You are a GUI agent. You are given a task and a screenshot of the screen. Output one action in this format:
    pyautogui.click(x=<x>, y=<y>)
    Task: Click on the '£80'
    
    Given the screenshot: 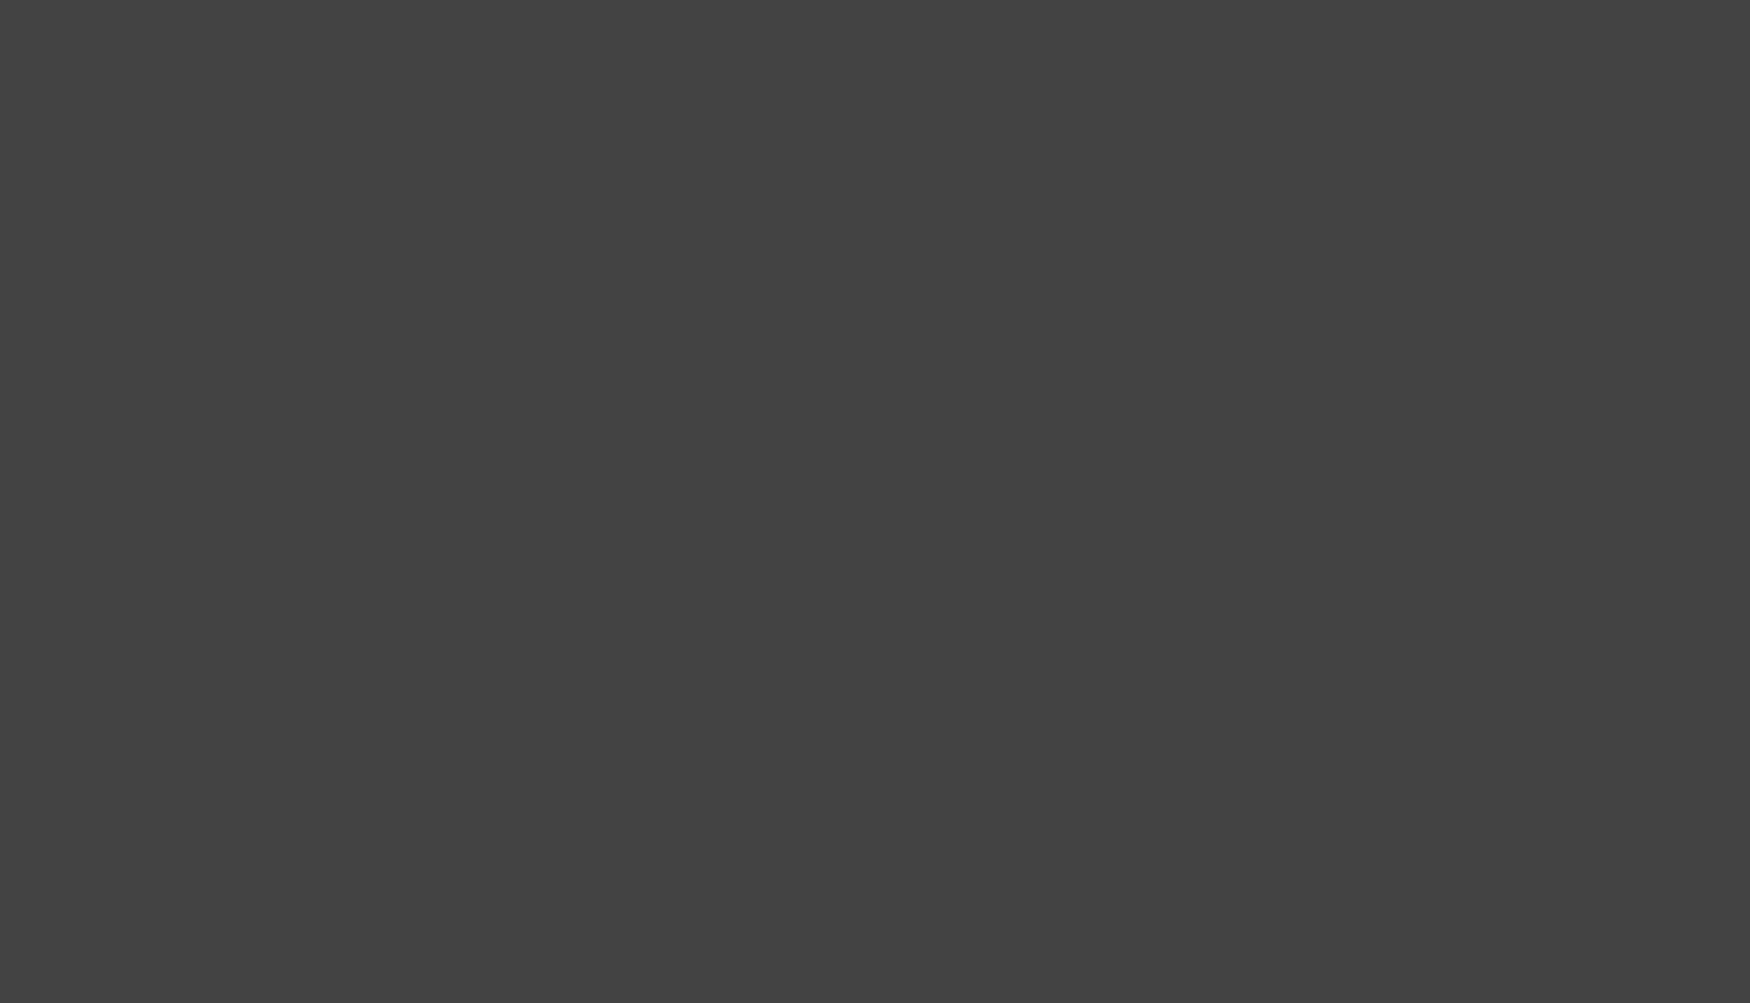 What is the action you would take?
    pyautogui.click(x=1356, y=691)
    